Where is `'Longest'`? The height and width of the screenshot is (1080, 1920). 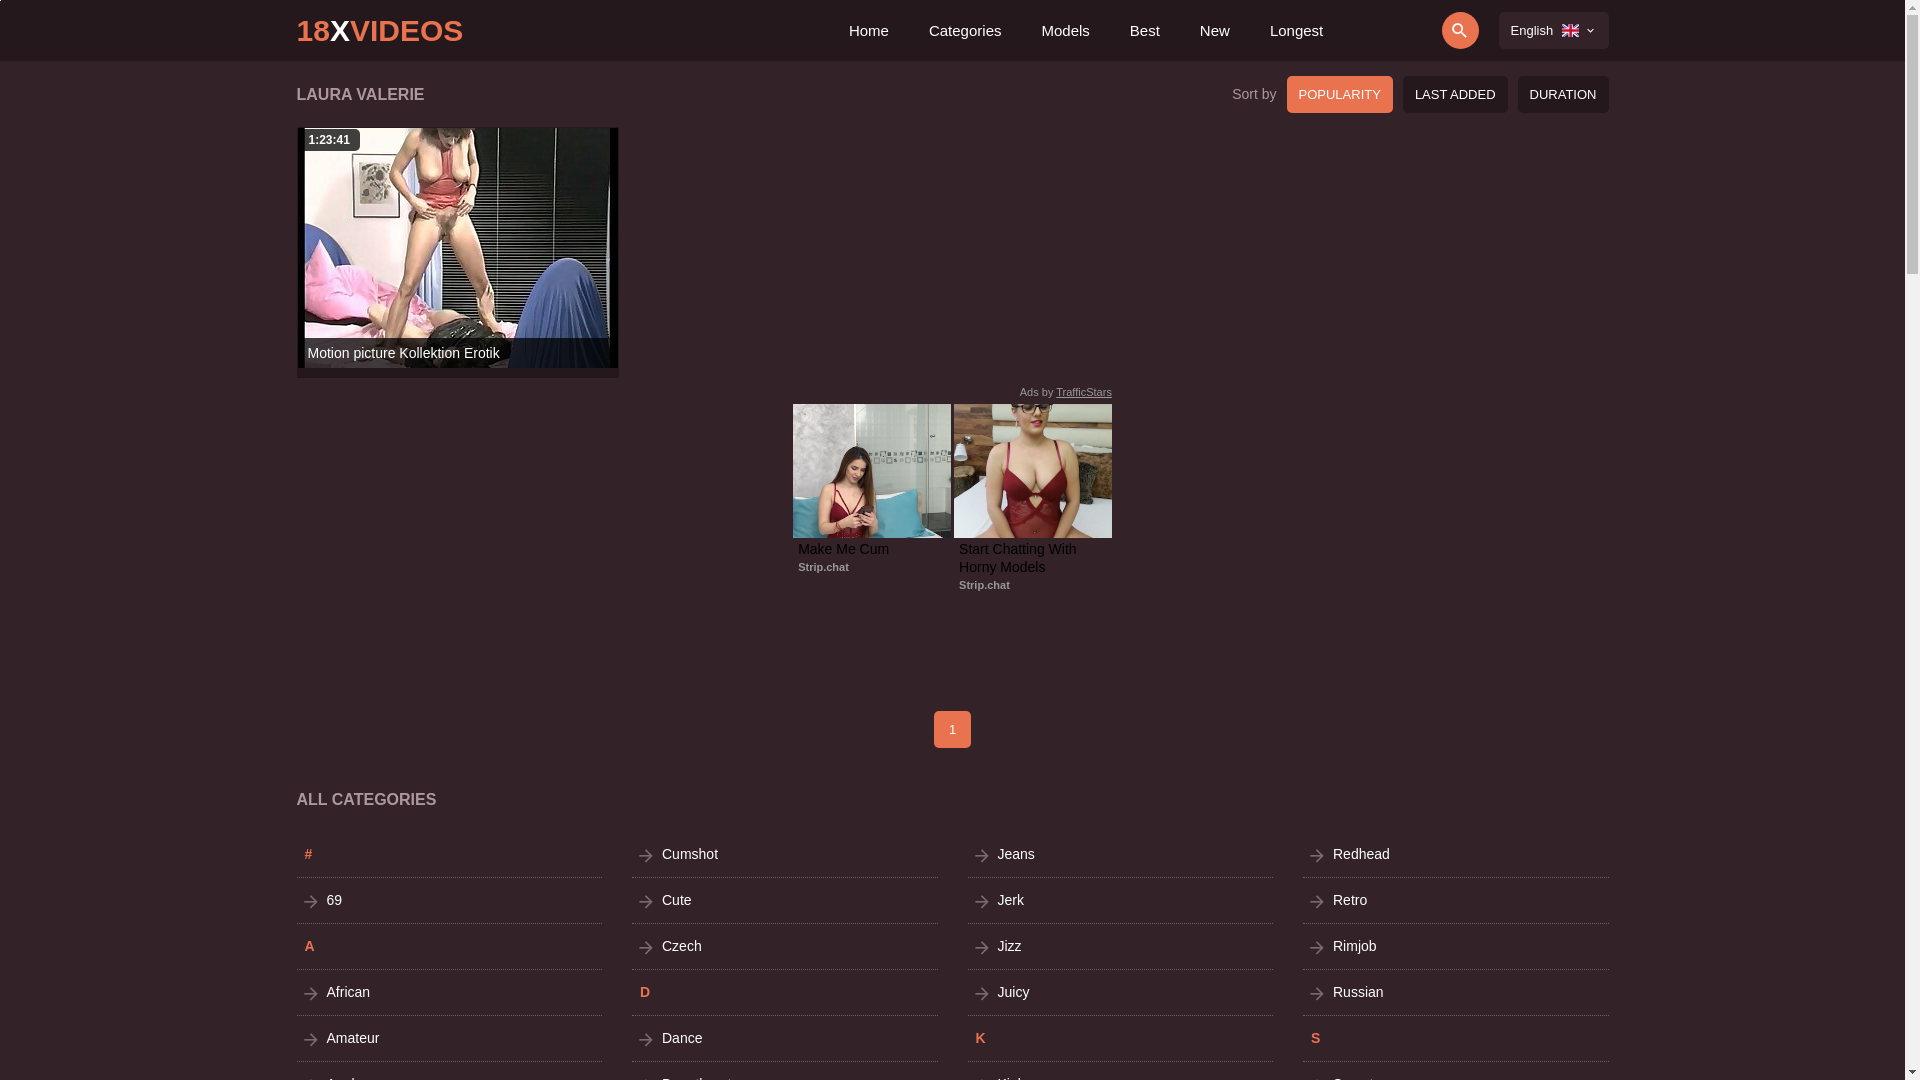 'Longest' is located at coordinates (1296, 30).